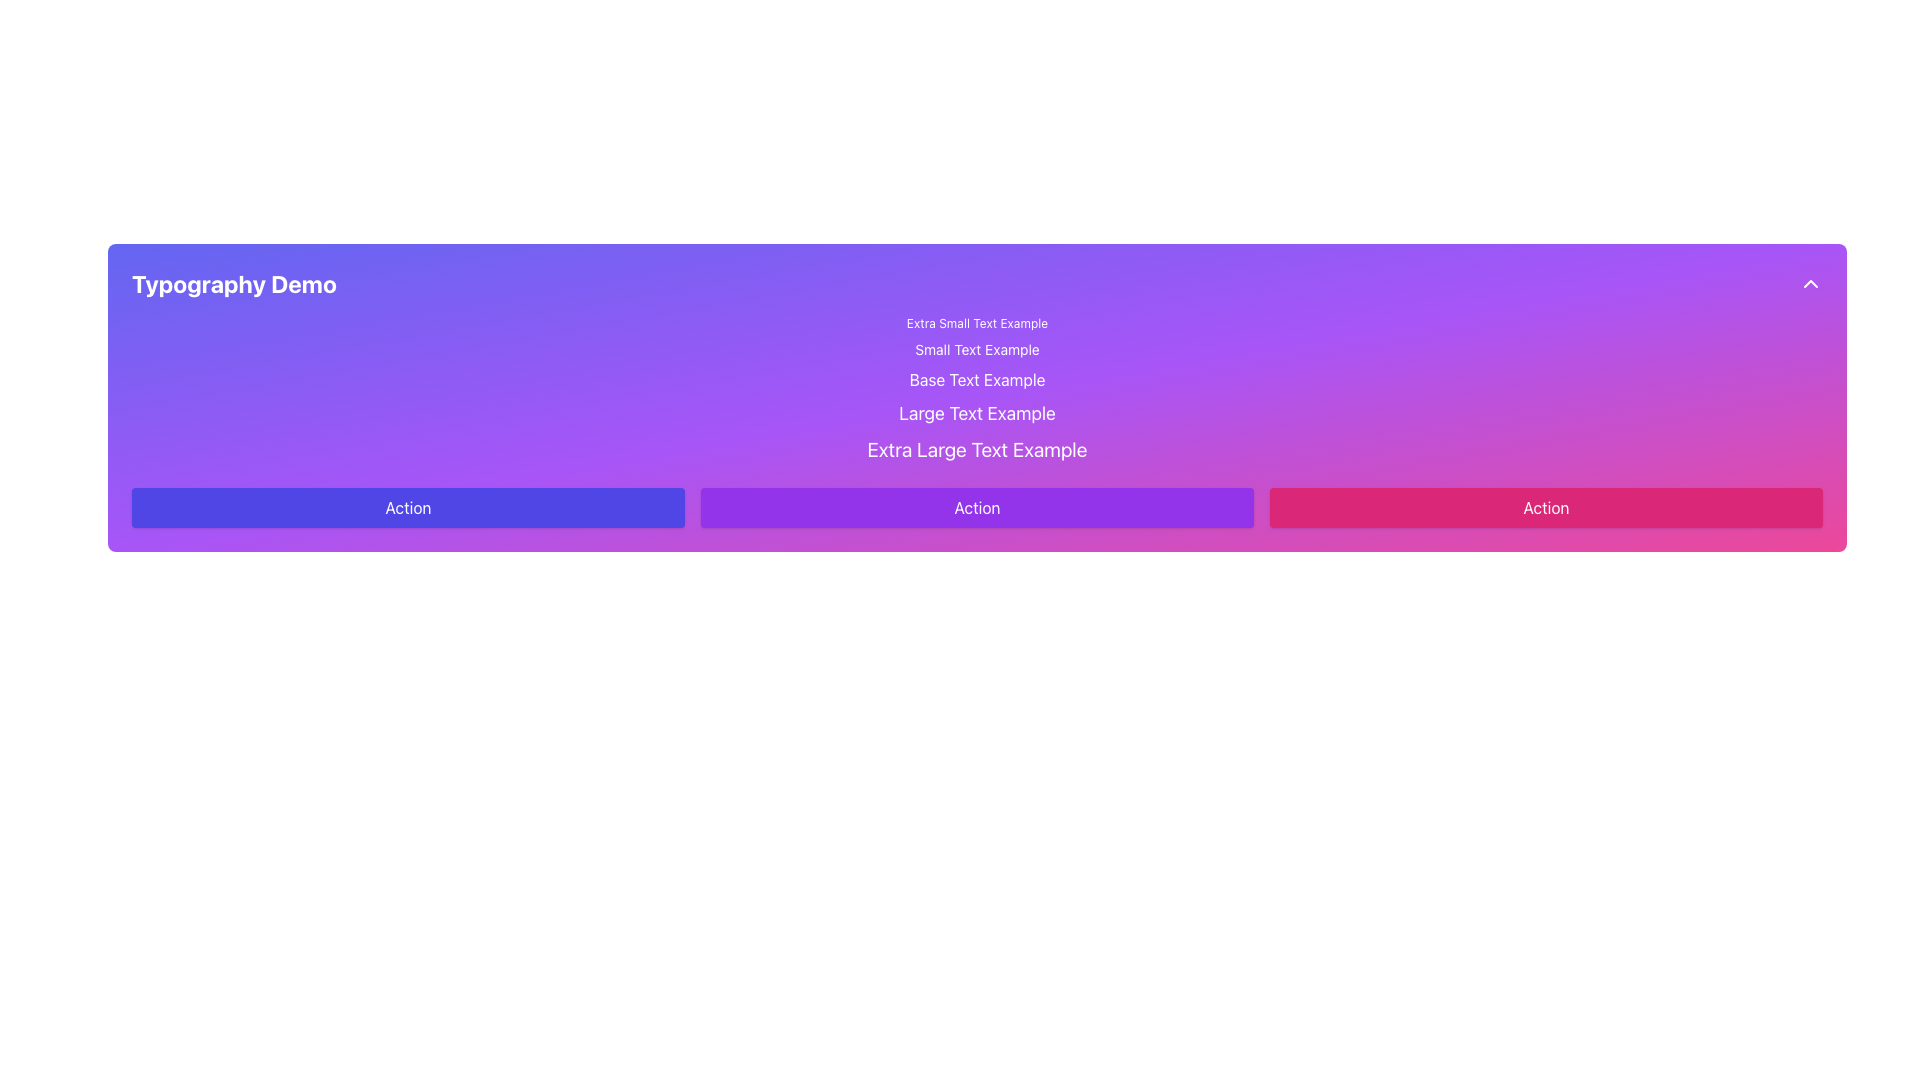 The image size is (1920, 1080). What do you see at coordinates (977, 412) in the screenshot?
I see `text displayed in the Typography example, which is the fourth element in a vertical stack of text elements, located between 'Base Text Example' and 'Extra Large Text Example'` at bounding box center [977, 412].